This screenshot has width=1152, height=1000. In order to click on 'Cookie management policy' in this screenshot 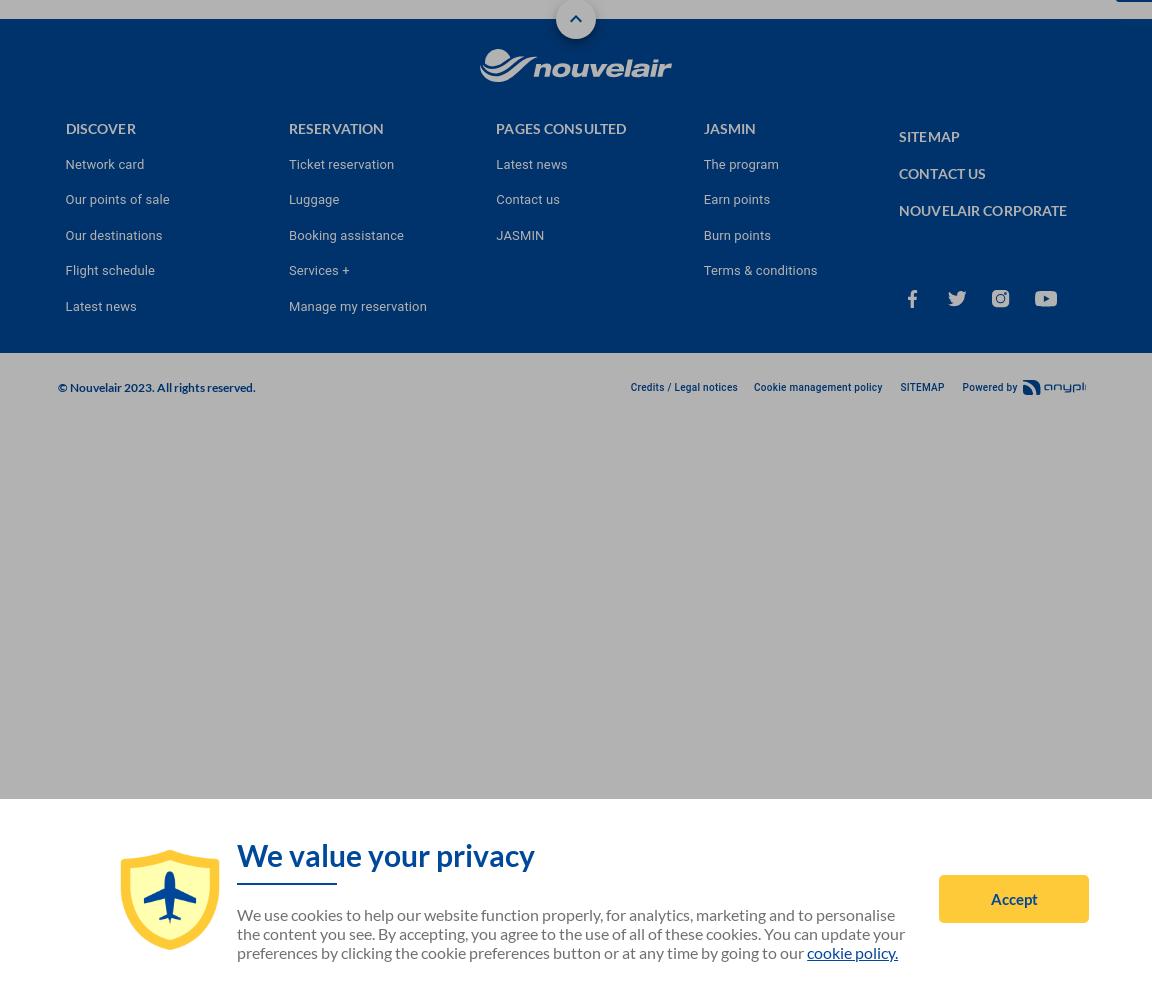, I will do `click(818, 386)`.